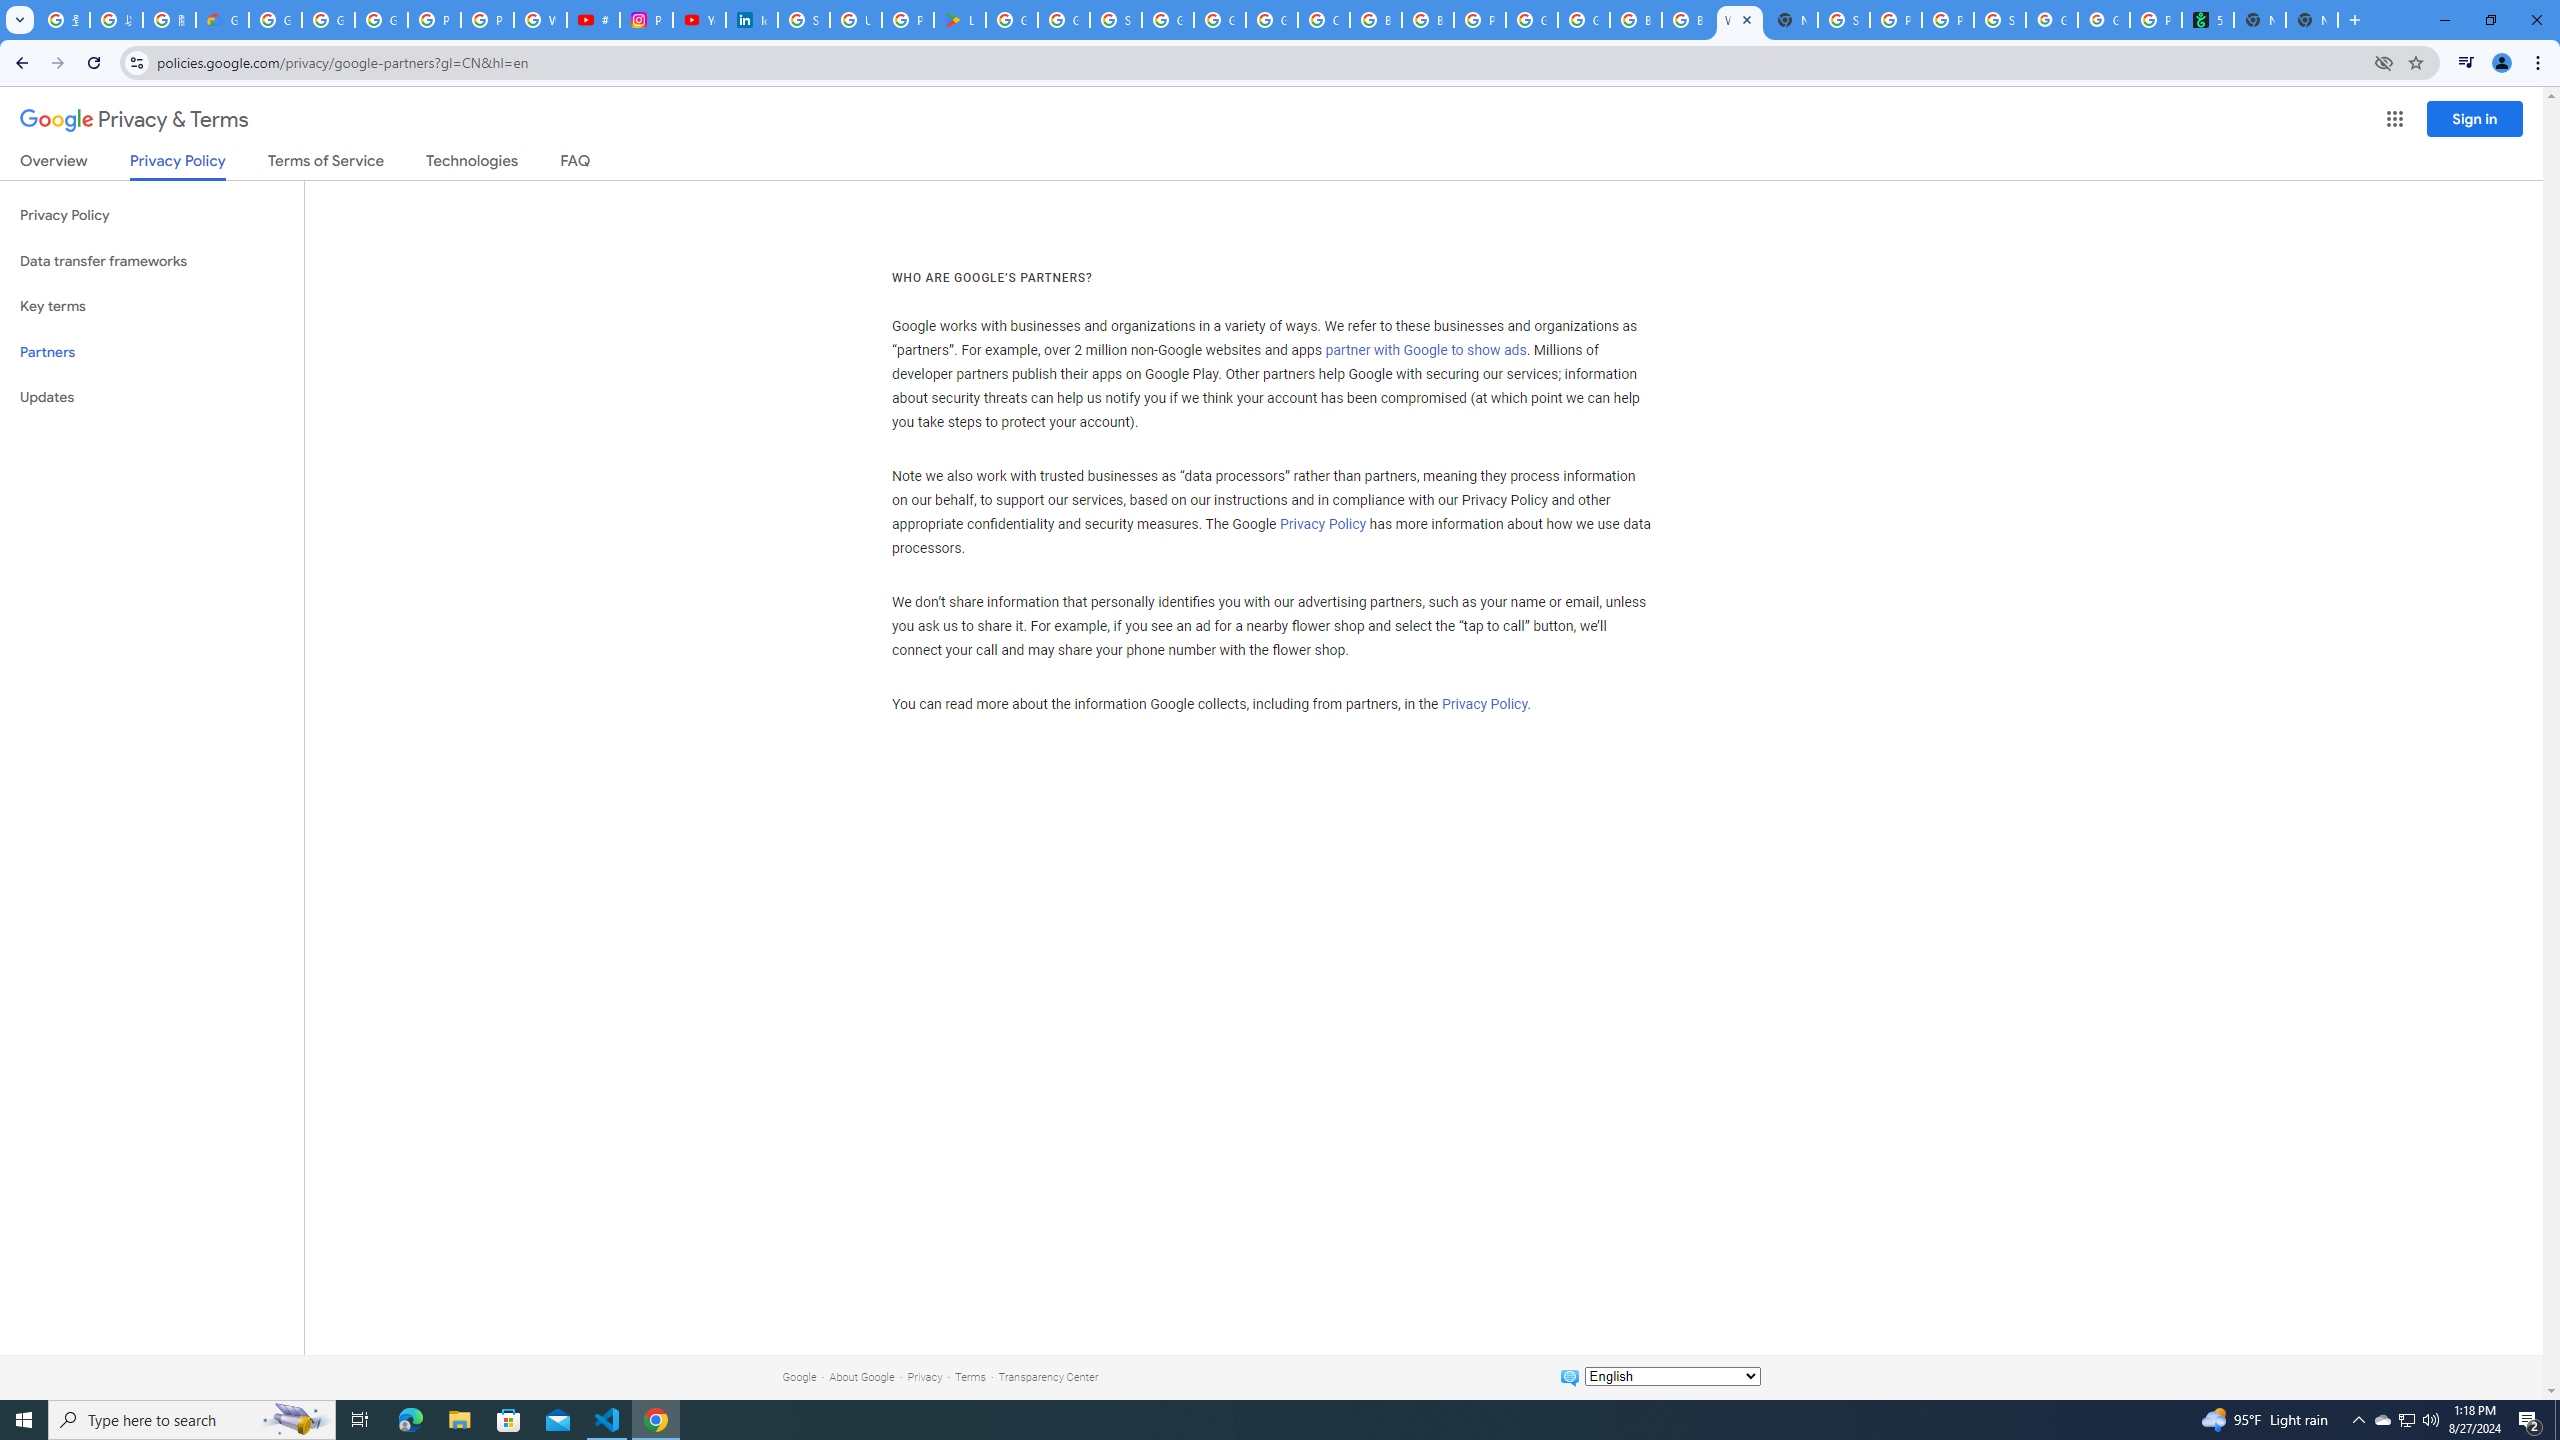 The image size is (2560, 1440). Describe the element at coordinates (472, 164) in the screenshot. I see `'Technologies'` at that location.